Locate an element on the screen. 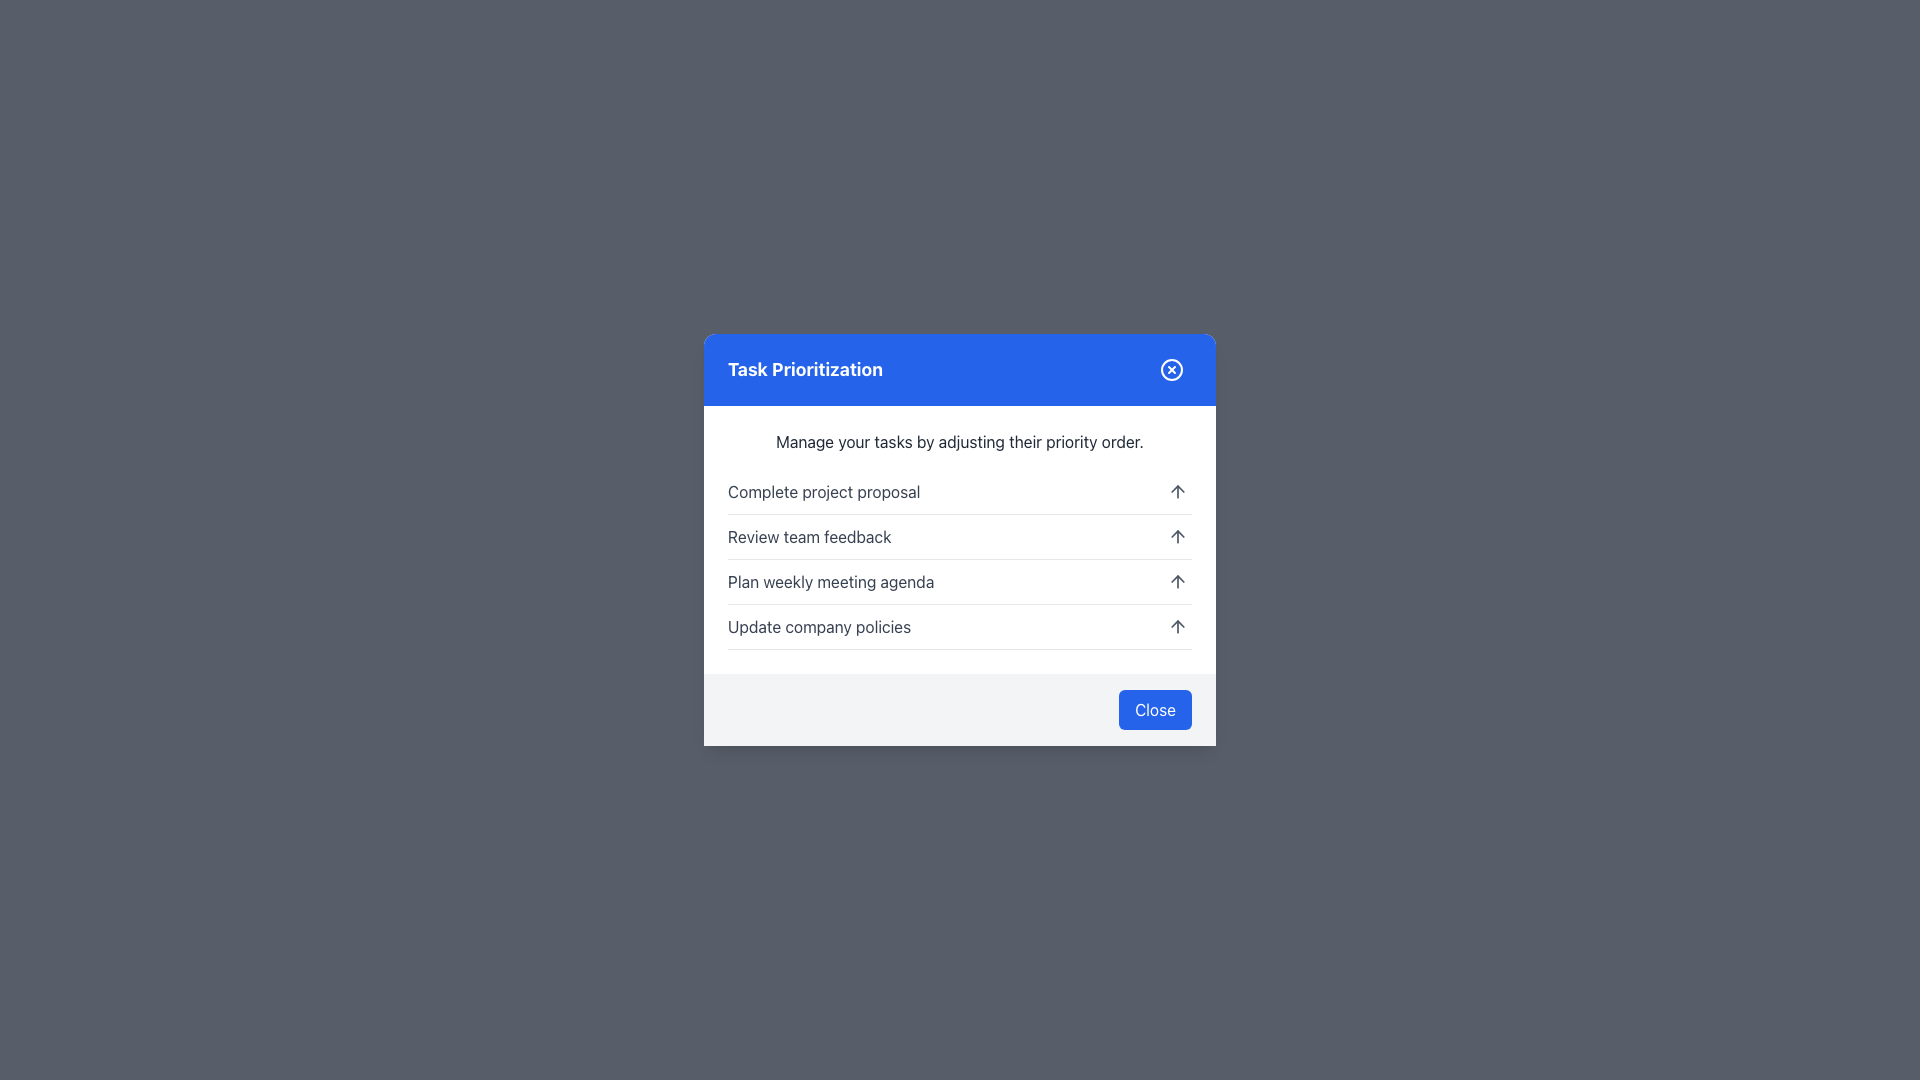 Image resolution: width=1920 pixels, height=1080 pixels. the upward pointing arrow icon located towards the bottom-right corner of the modal box to move the associated item upward in priority is located at coordinates (1177, 626).